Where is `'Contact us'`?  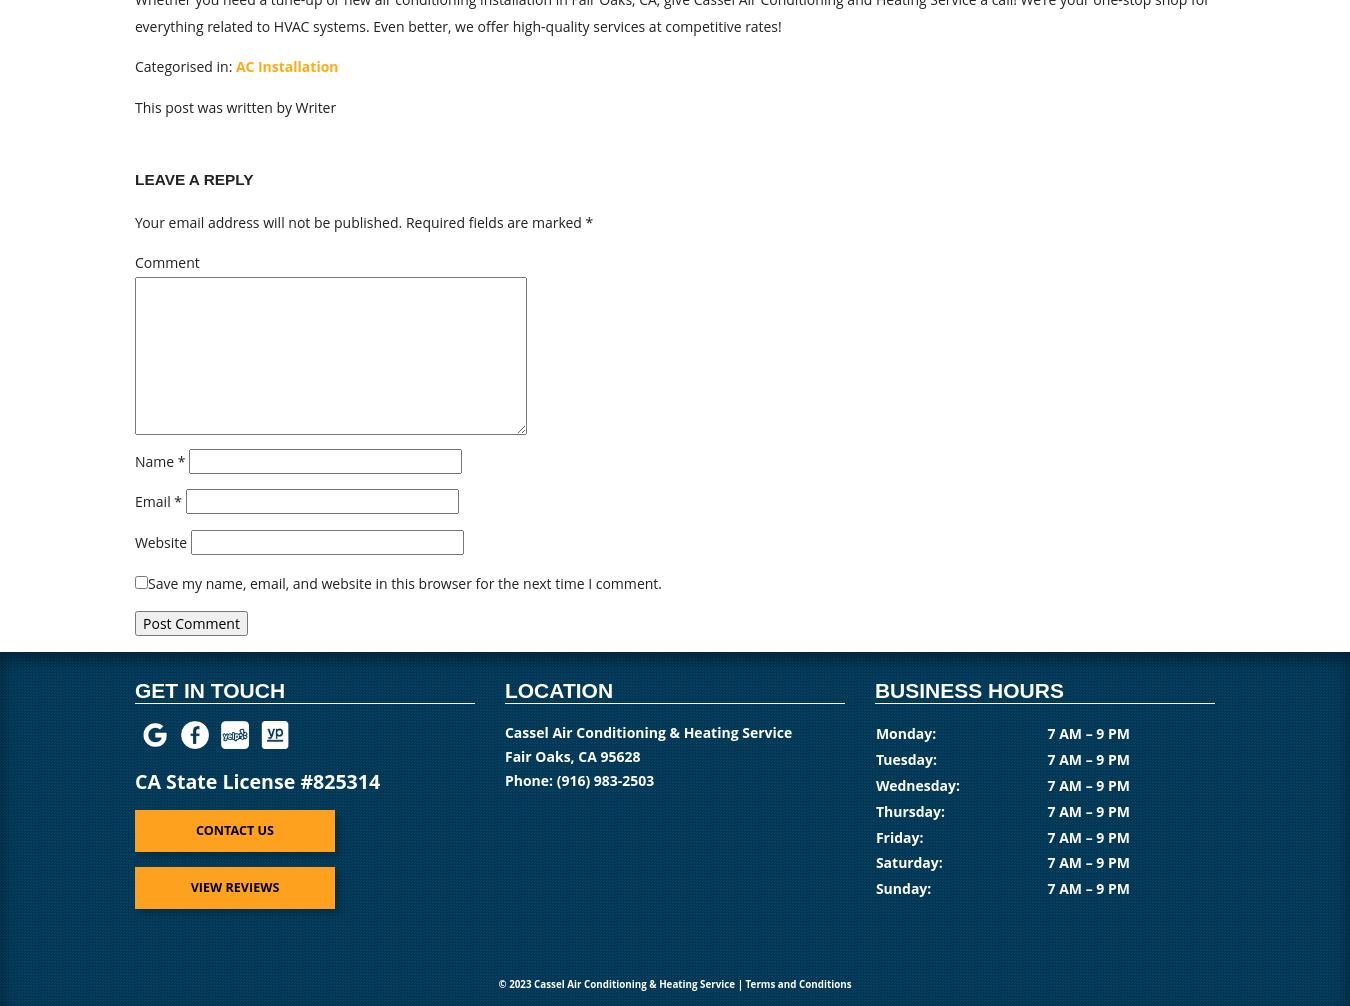 'Contact us' is located at coordinates (233, 829).